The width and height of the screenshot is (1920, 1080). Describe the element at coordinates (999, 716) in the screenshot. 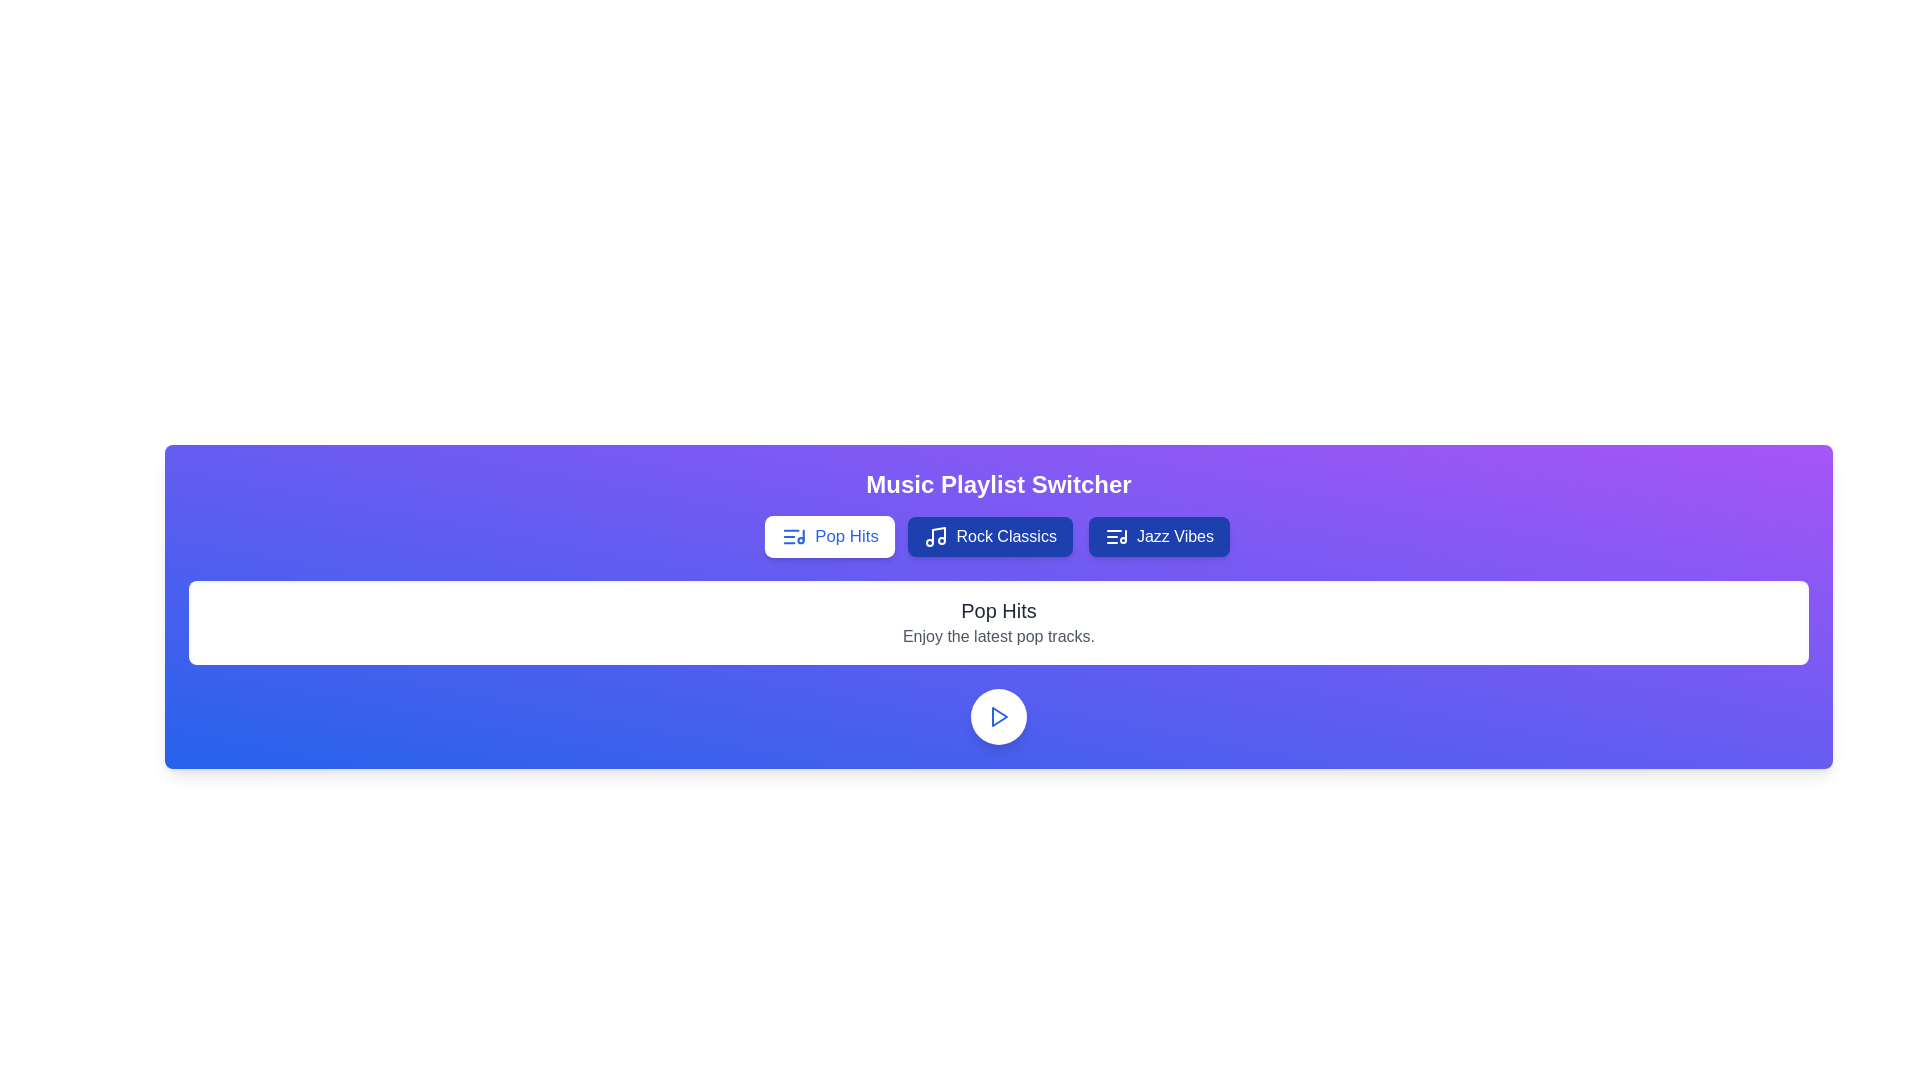

I see `the triangular play icon with a blue outline located near the bottom center of the interface to initiate playback` at that location.